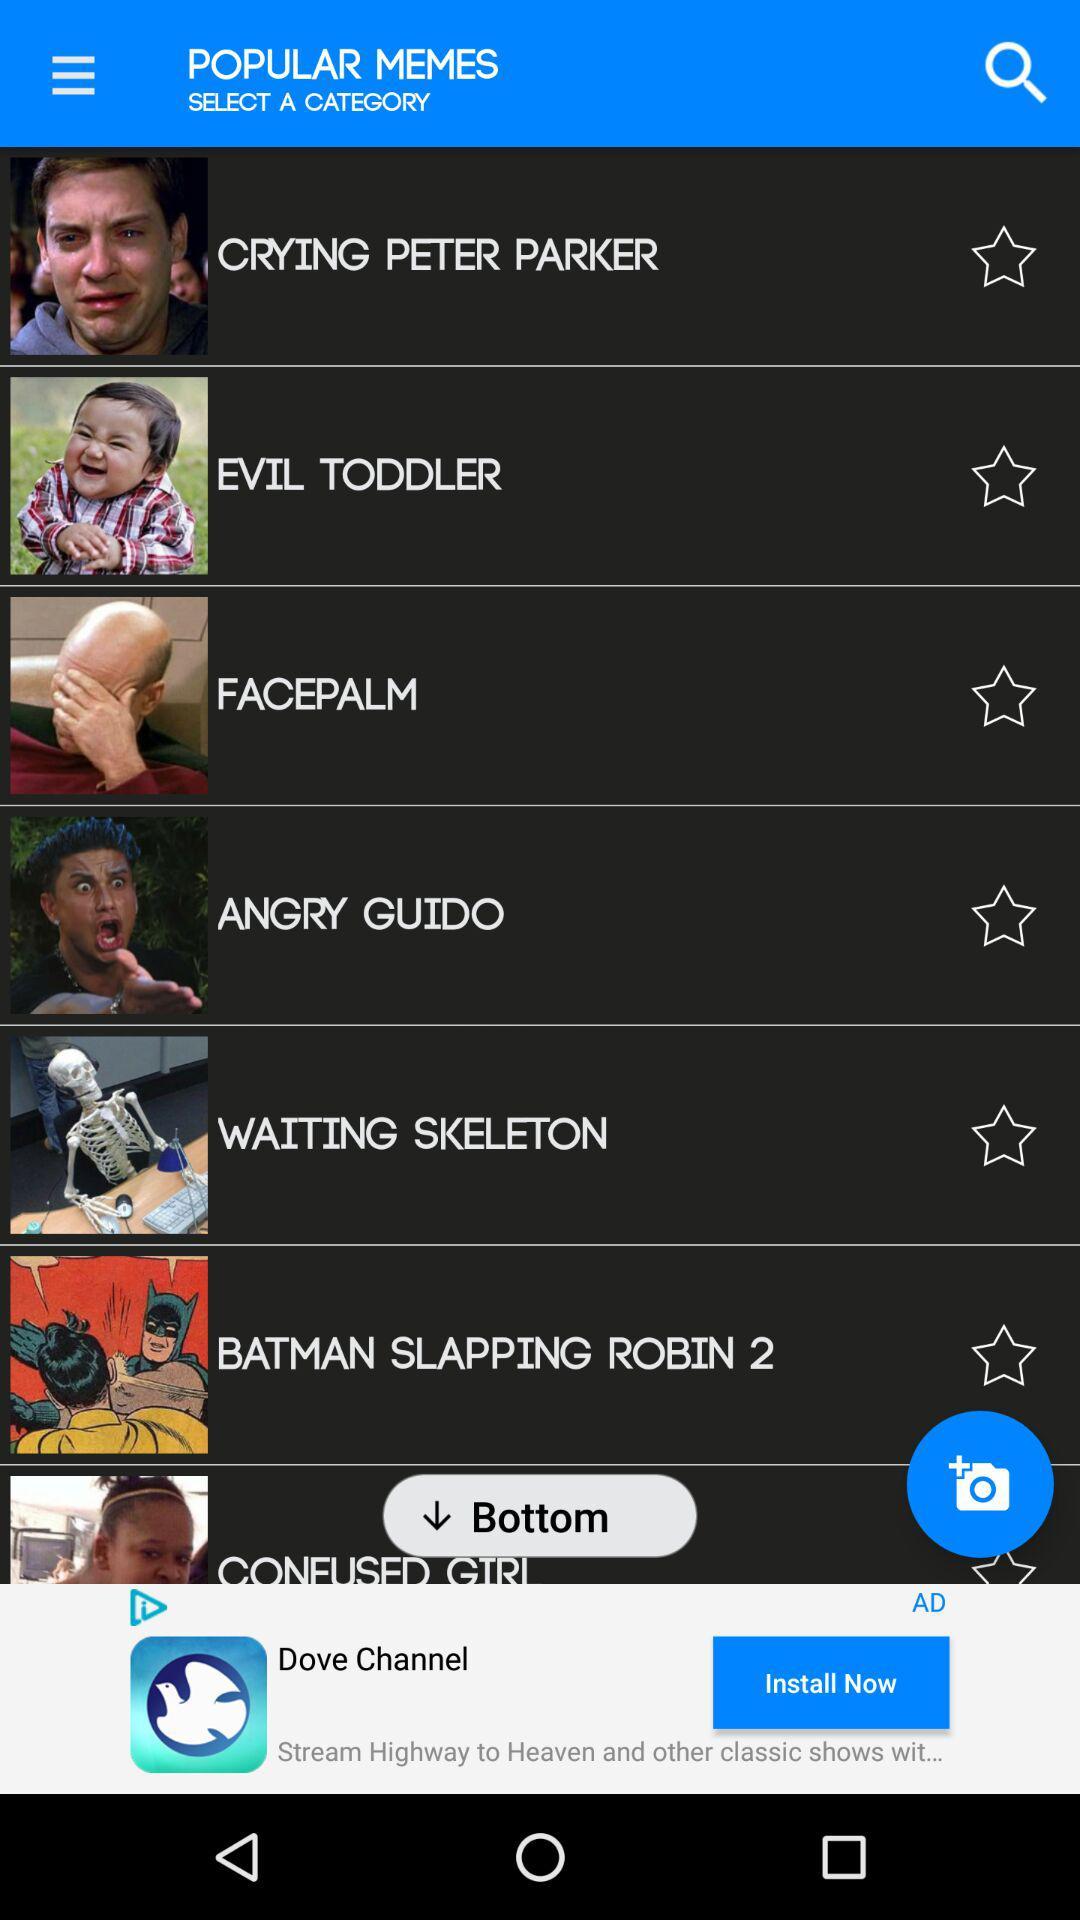 The image size is (1080, 1920). Describe the element at coordinates (1003, 1545) in the screenshot. I see `to favorites` at that location.